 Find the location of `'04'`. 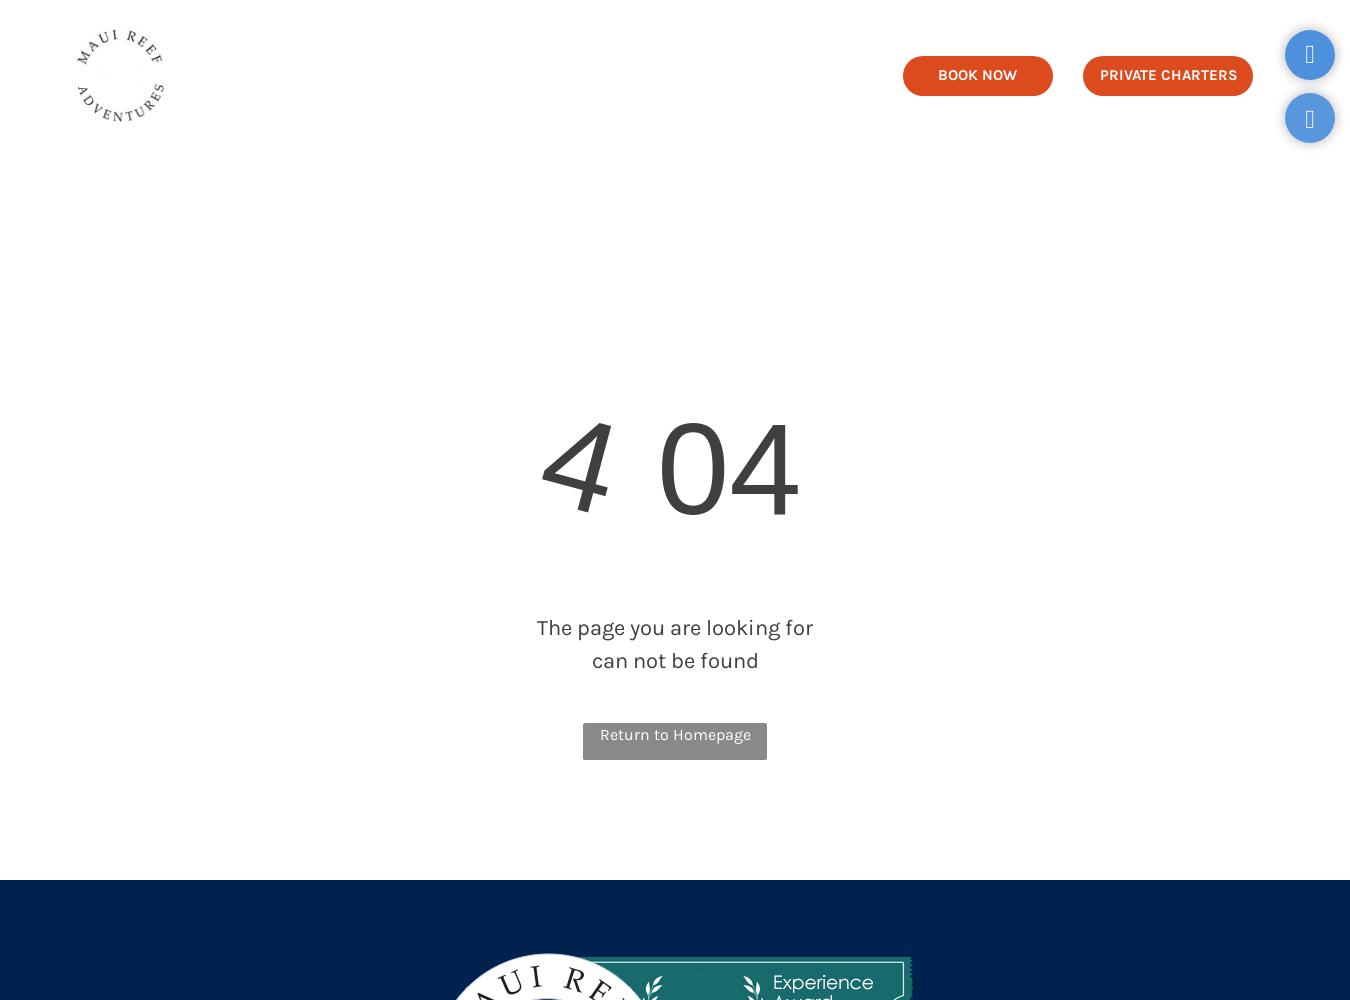

'04' is located at coordinates (620, 468).